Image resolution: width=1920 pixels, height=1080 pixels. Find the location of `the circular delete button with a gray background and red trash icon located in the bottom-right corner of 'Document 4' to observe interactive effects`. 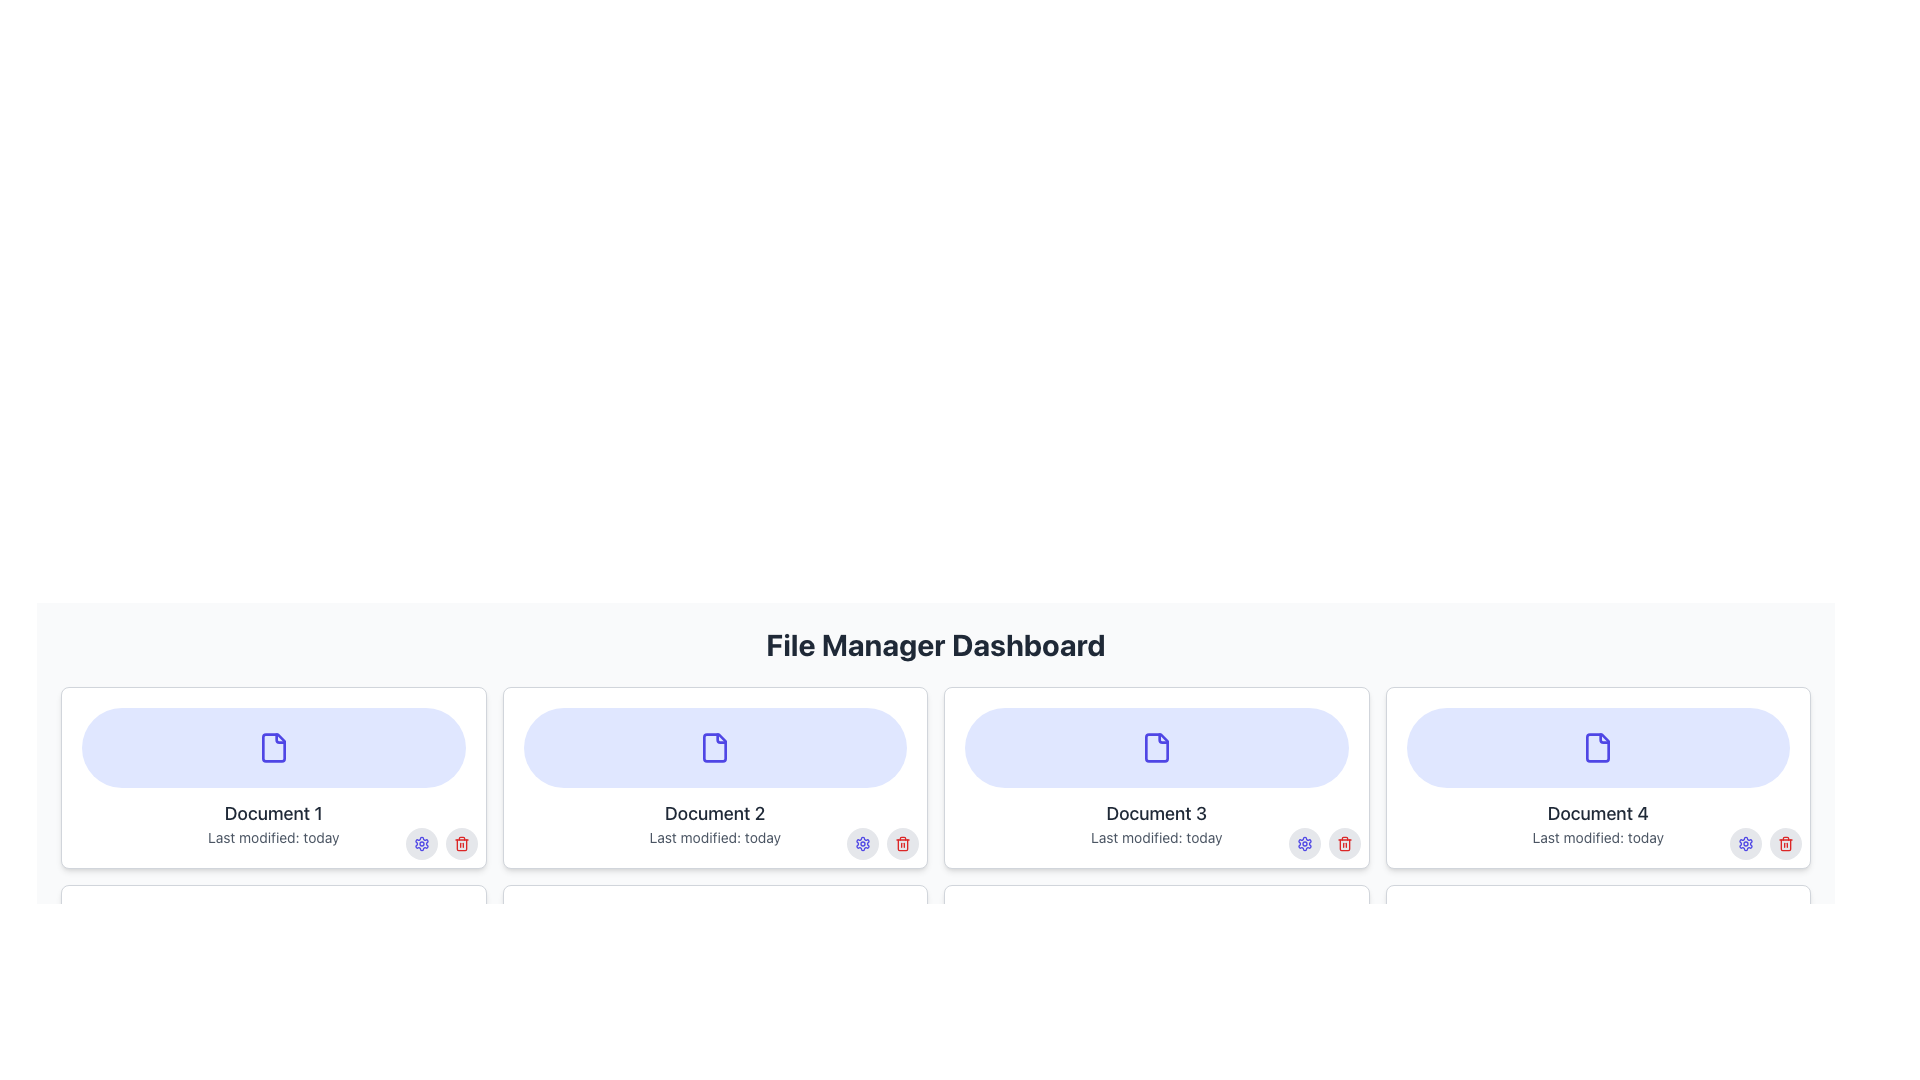

the circular delete button with a gray background and red trash icon located in the bottom-right corner of 'Document 4' to observe interactive effects is located at coordinates (1785, 844).